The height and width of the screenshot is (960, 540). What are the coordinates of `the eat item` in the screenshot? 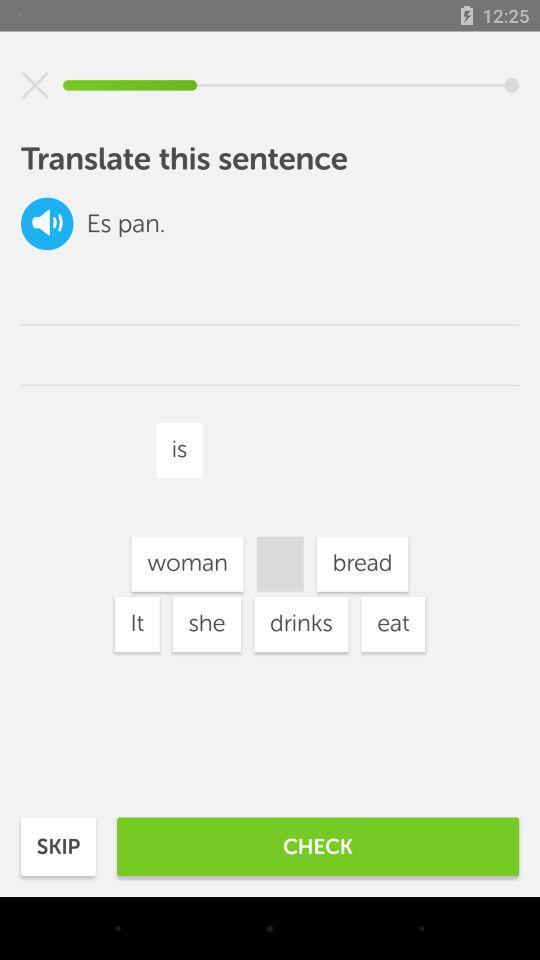 It's located at (393, 623).